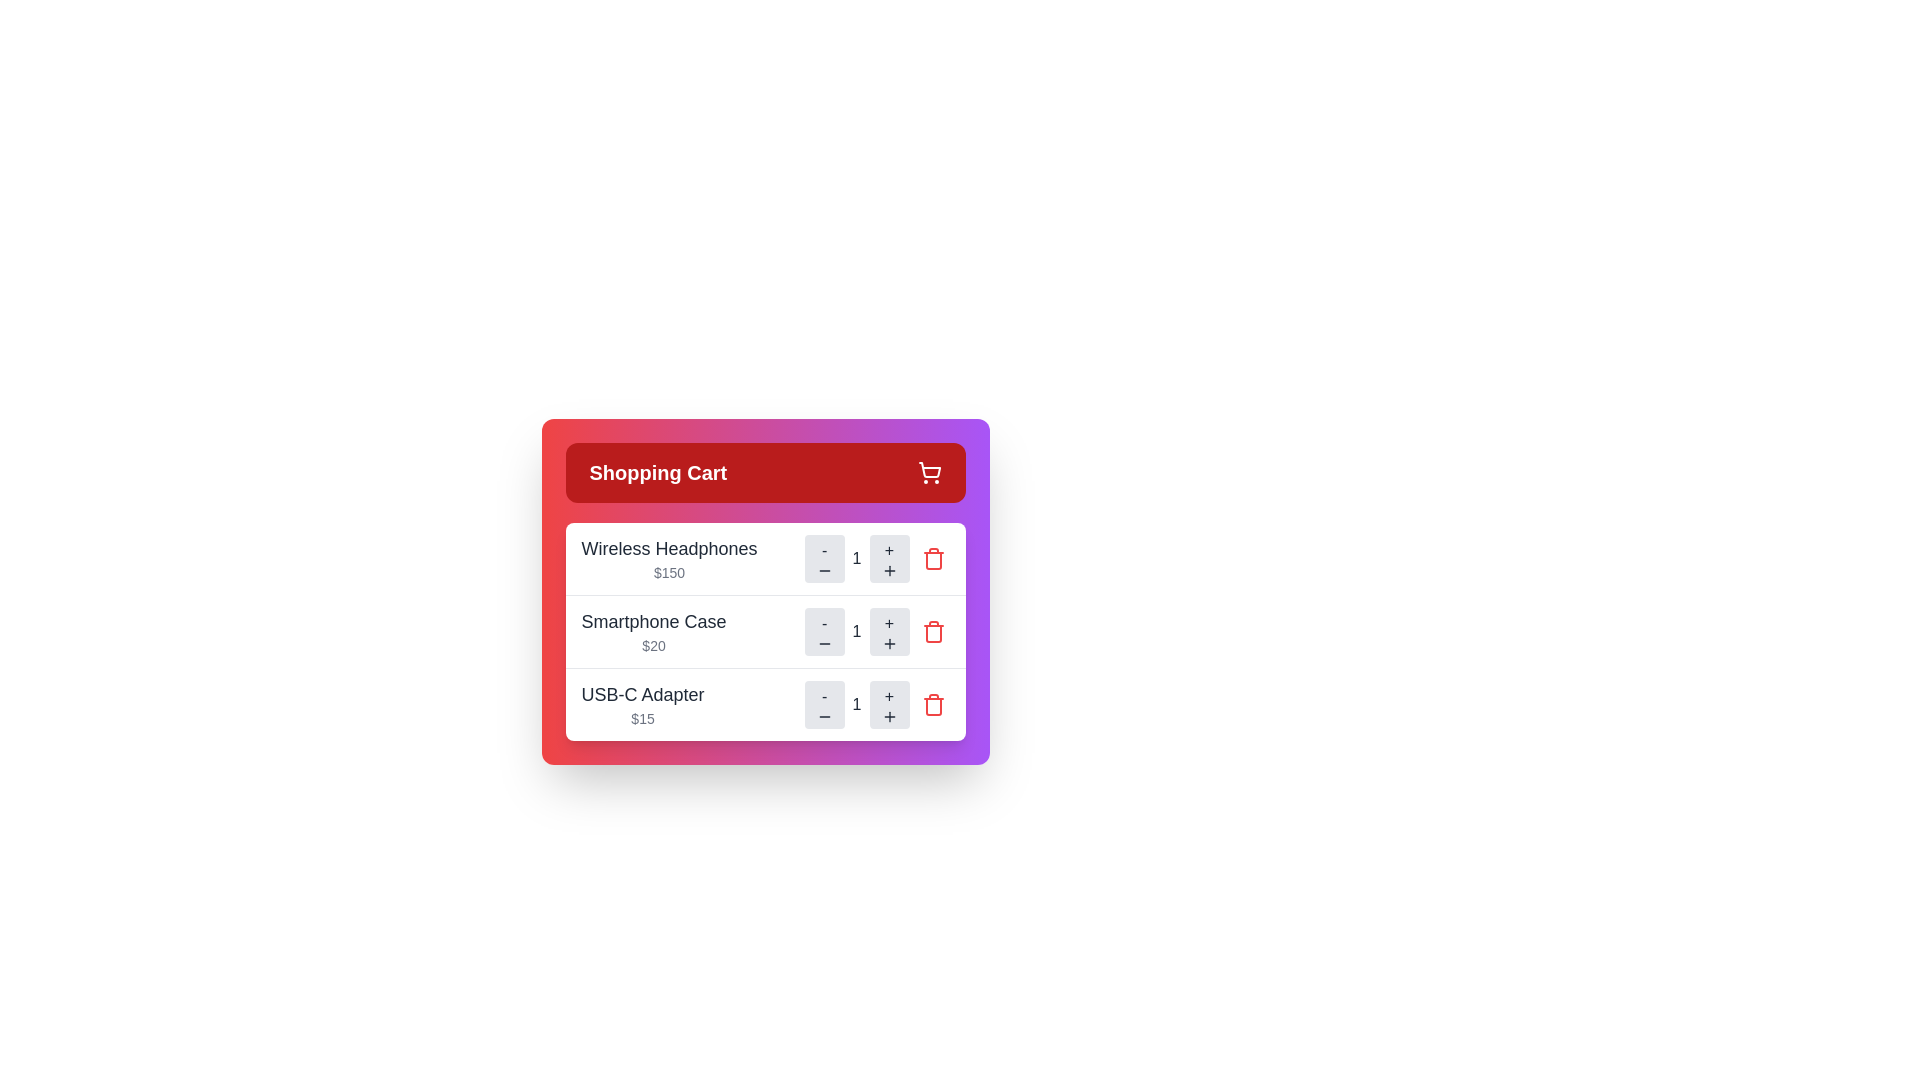 The height and width of the screenshot is (1080, 1920). Describe the element at coordinates (764, 473) in the screenshot. I see `the shopping cart header button to toggle its visibility` at that location.